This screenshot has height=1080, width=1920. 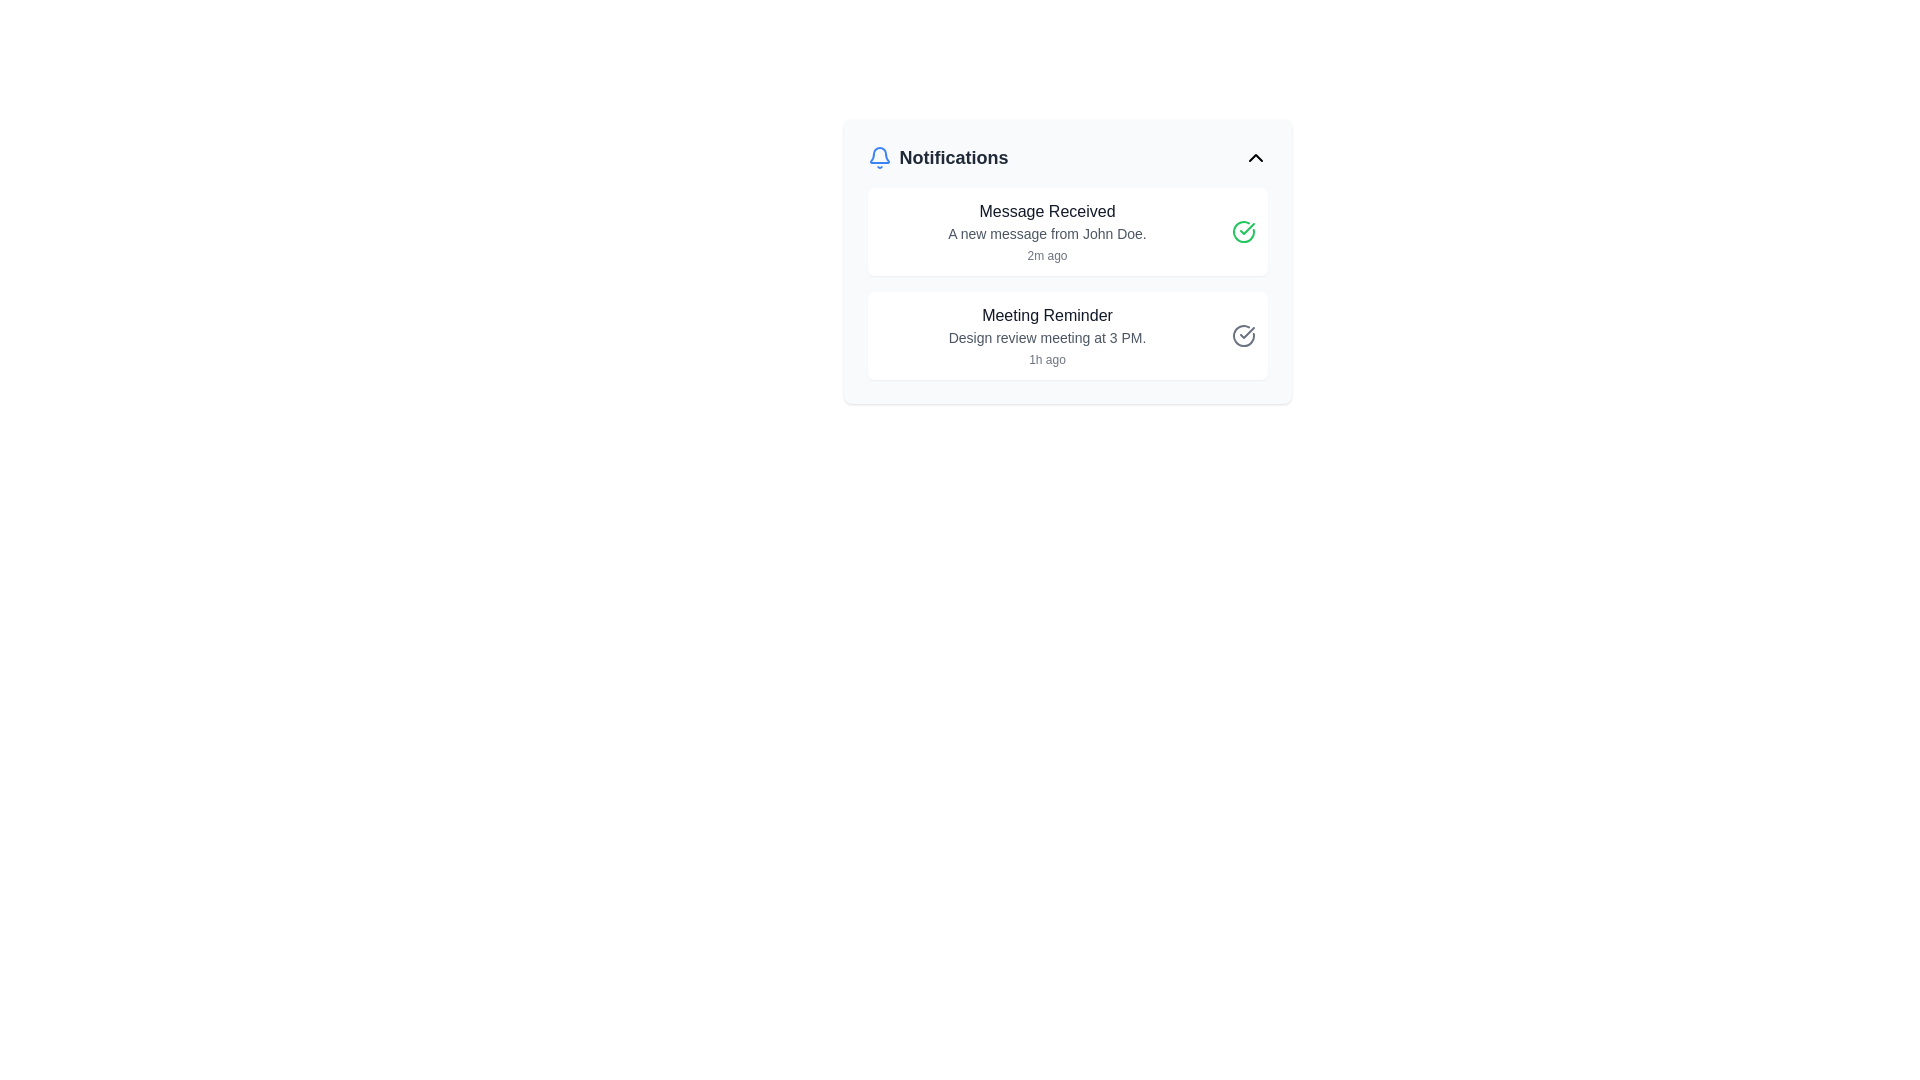 I want to click on the circular gray checkmark icon located on the right edge of the 'Meeting Reminder' notification card in the notifications panel, so click(x=1242, y=334).